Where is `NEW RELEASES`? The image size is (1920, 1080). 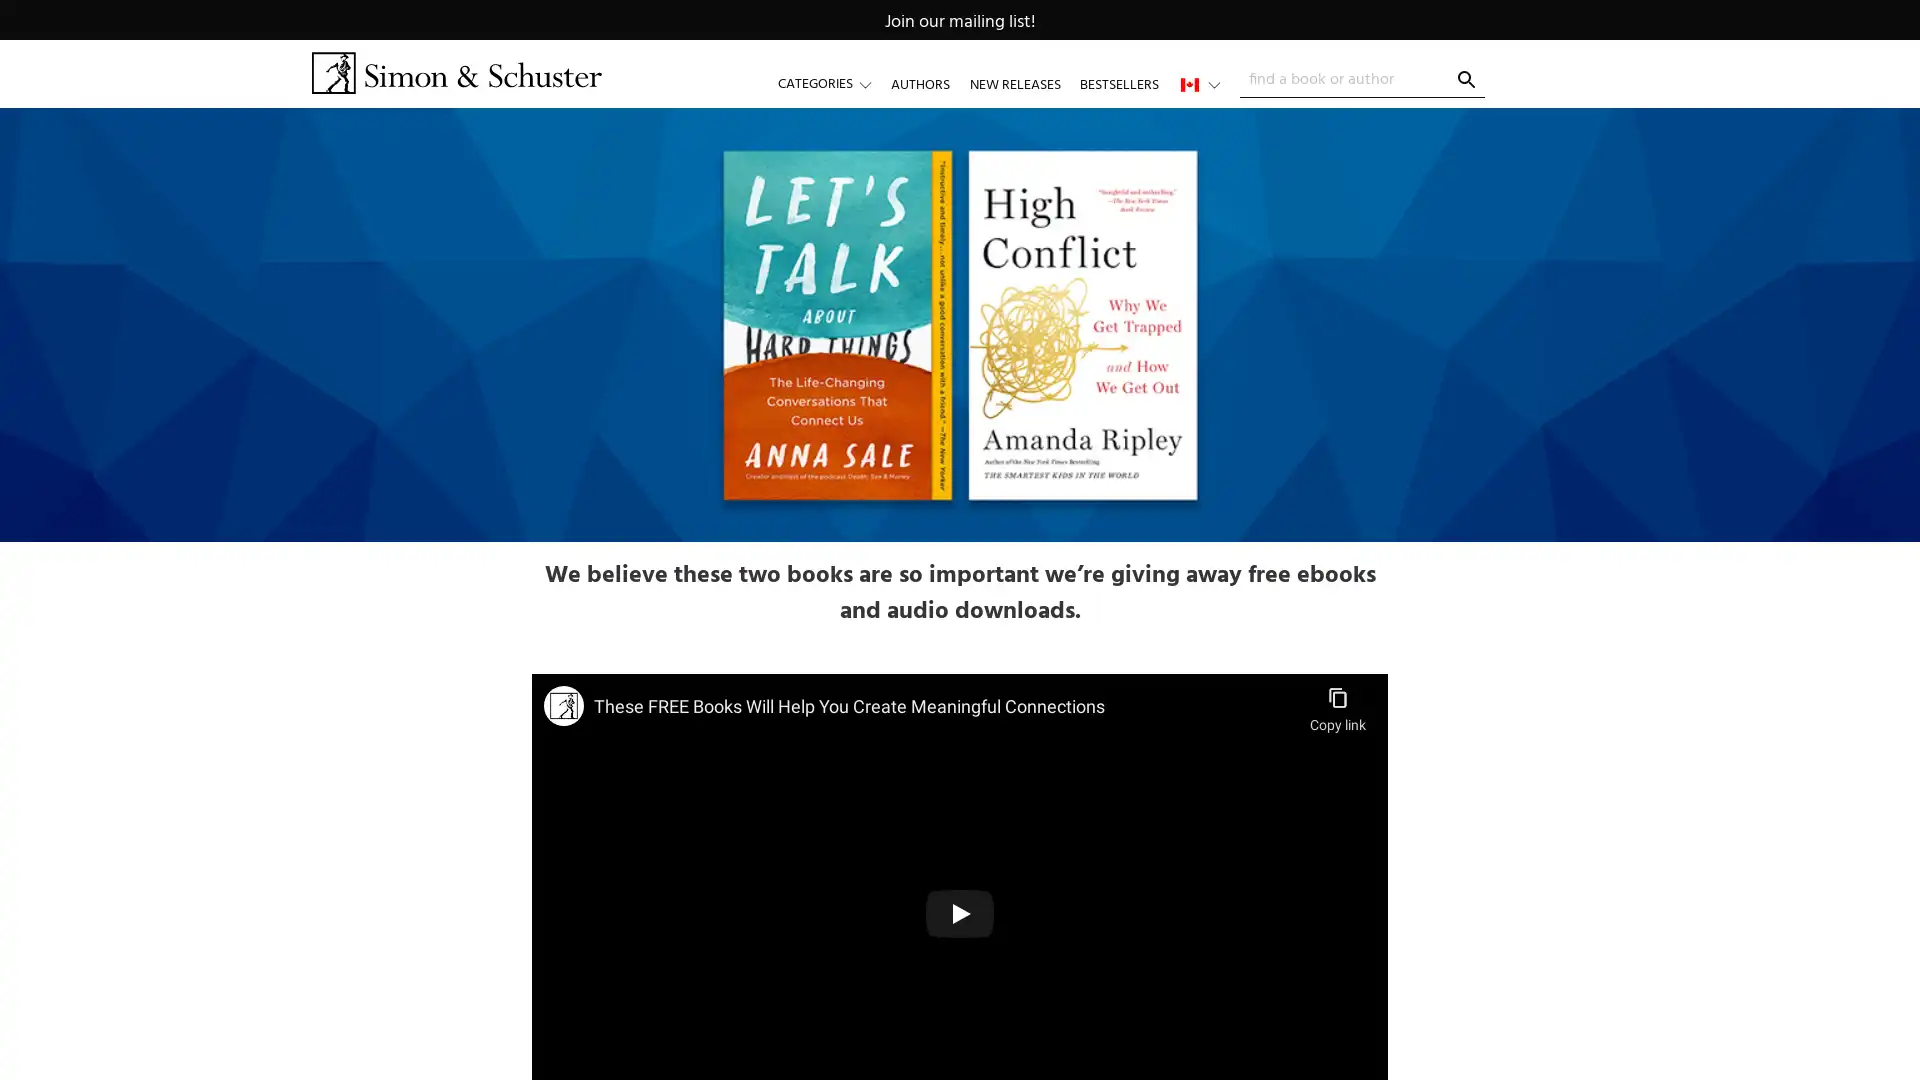 NEW RELEASES is located at coordinates (1014, 83).